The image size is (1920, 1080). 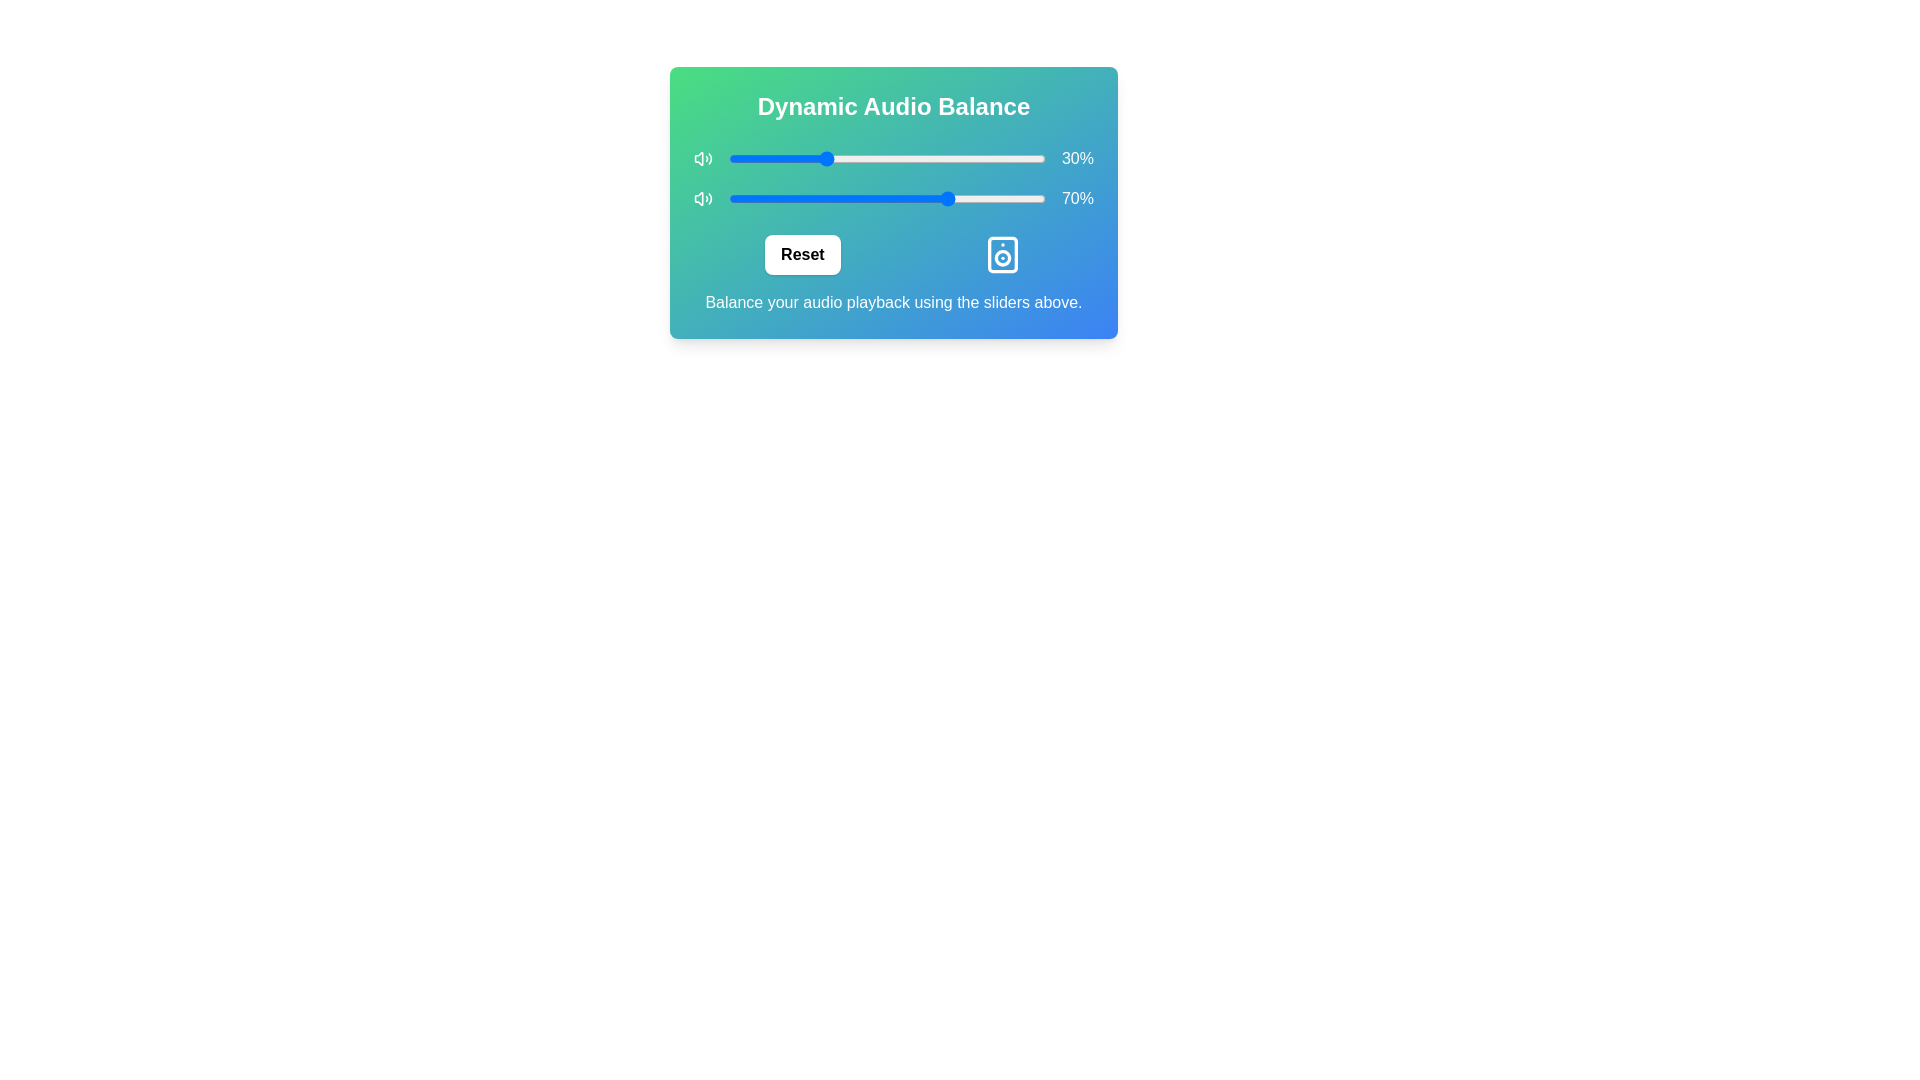 What do you see at coordinates (1002, 253) in the screenshot?
I see `the audio functionality icon located to the right of the 'Reset' button within the blue gradient section under the sliders for interaction` at bounding box center [1002, 253].